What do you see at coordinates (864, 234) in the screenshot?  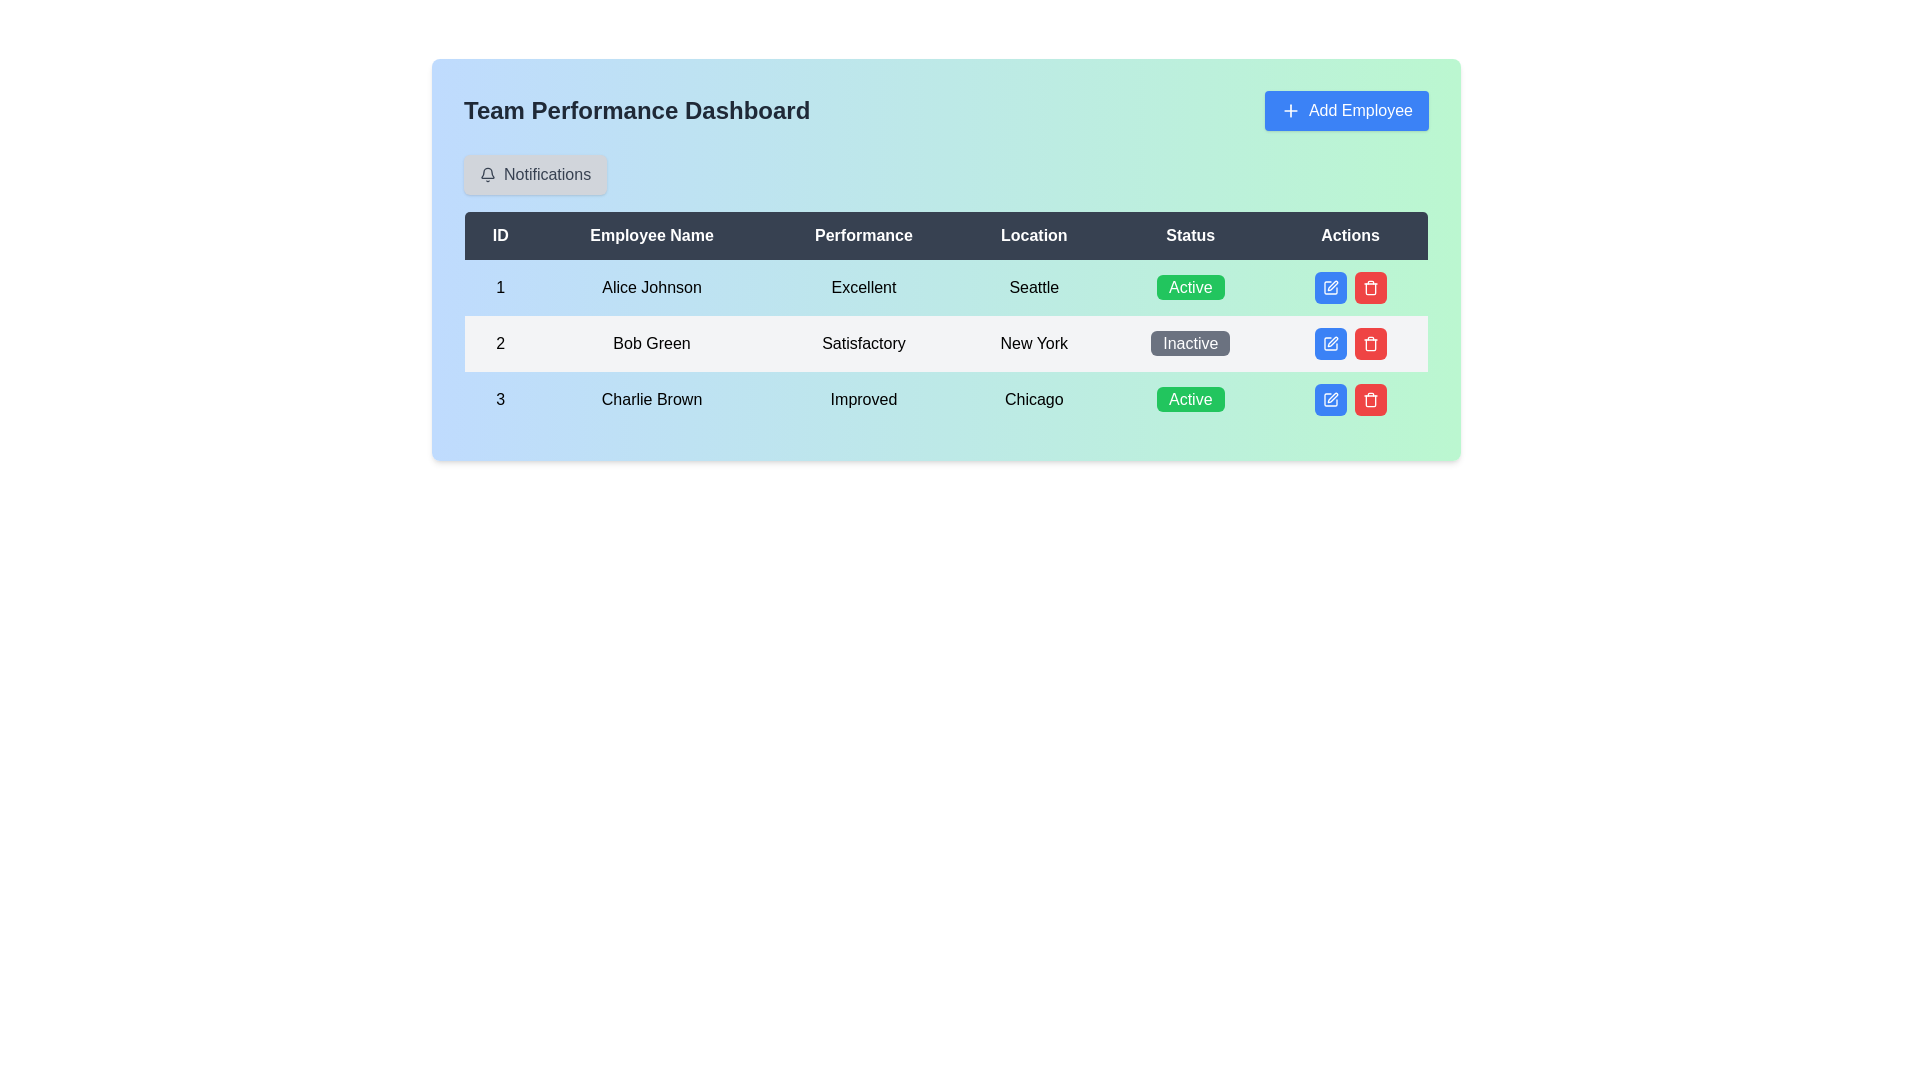 I see `the 'Performance' text label in the table header, which is the third header in the row, displayed in white font on a dark background` at bounding box center [864, 234].